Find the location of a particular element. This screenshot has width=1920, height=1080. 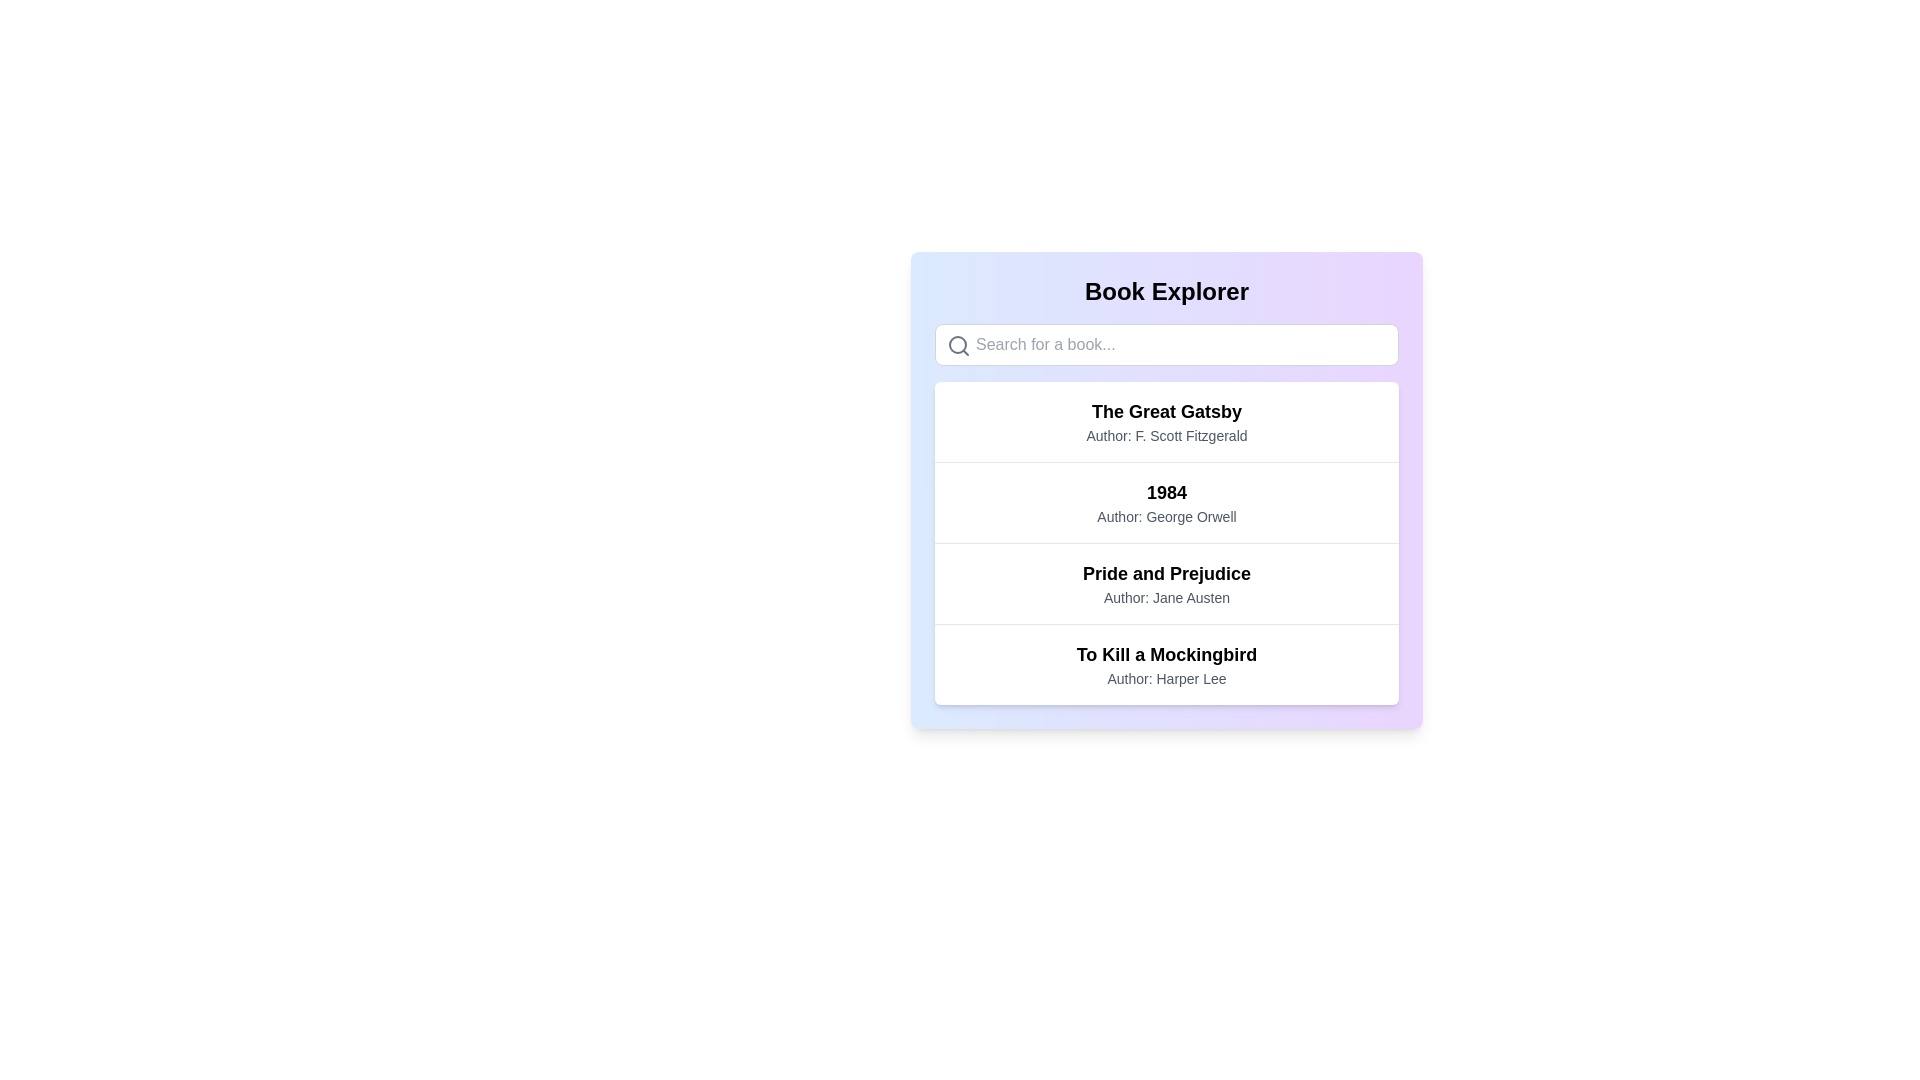

the text label displaying 'Author: Jane Austen', which is positioned below the bold title 'Pride and Prejudice' is located at coordinates (1166, 596).